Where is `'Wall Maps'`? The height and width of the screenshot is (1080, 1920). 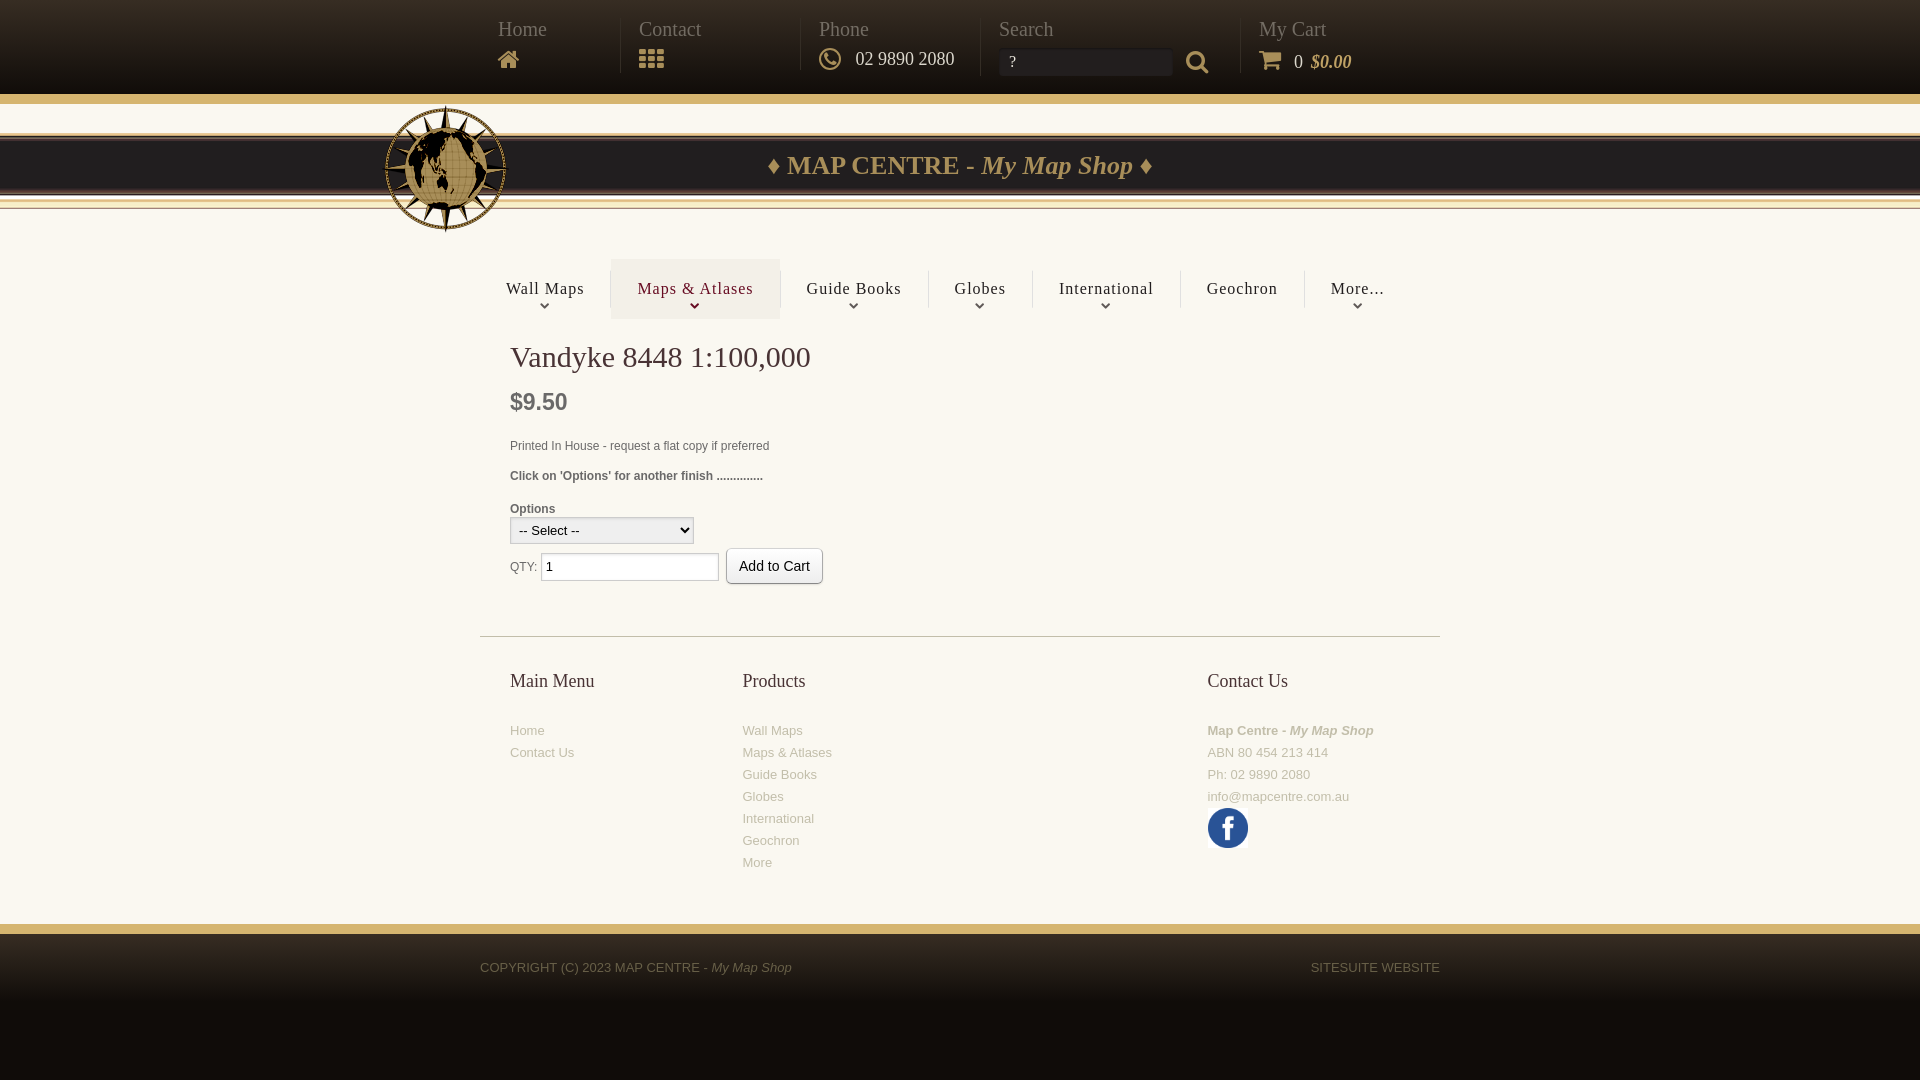 'Wall Maps' is located at coordinates (545, 289).